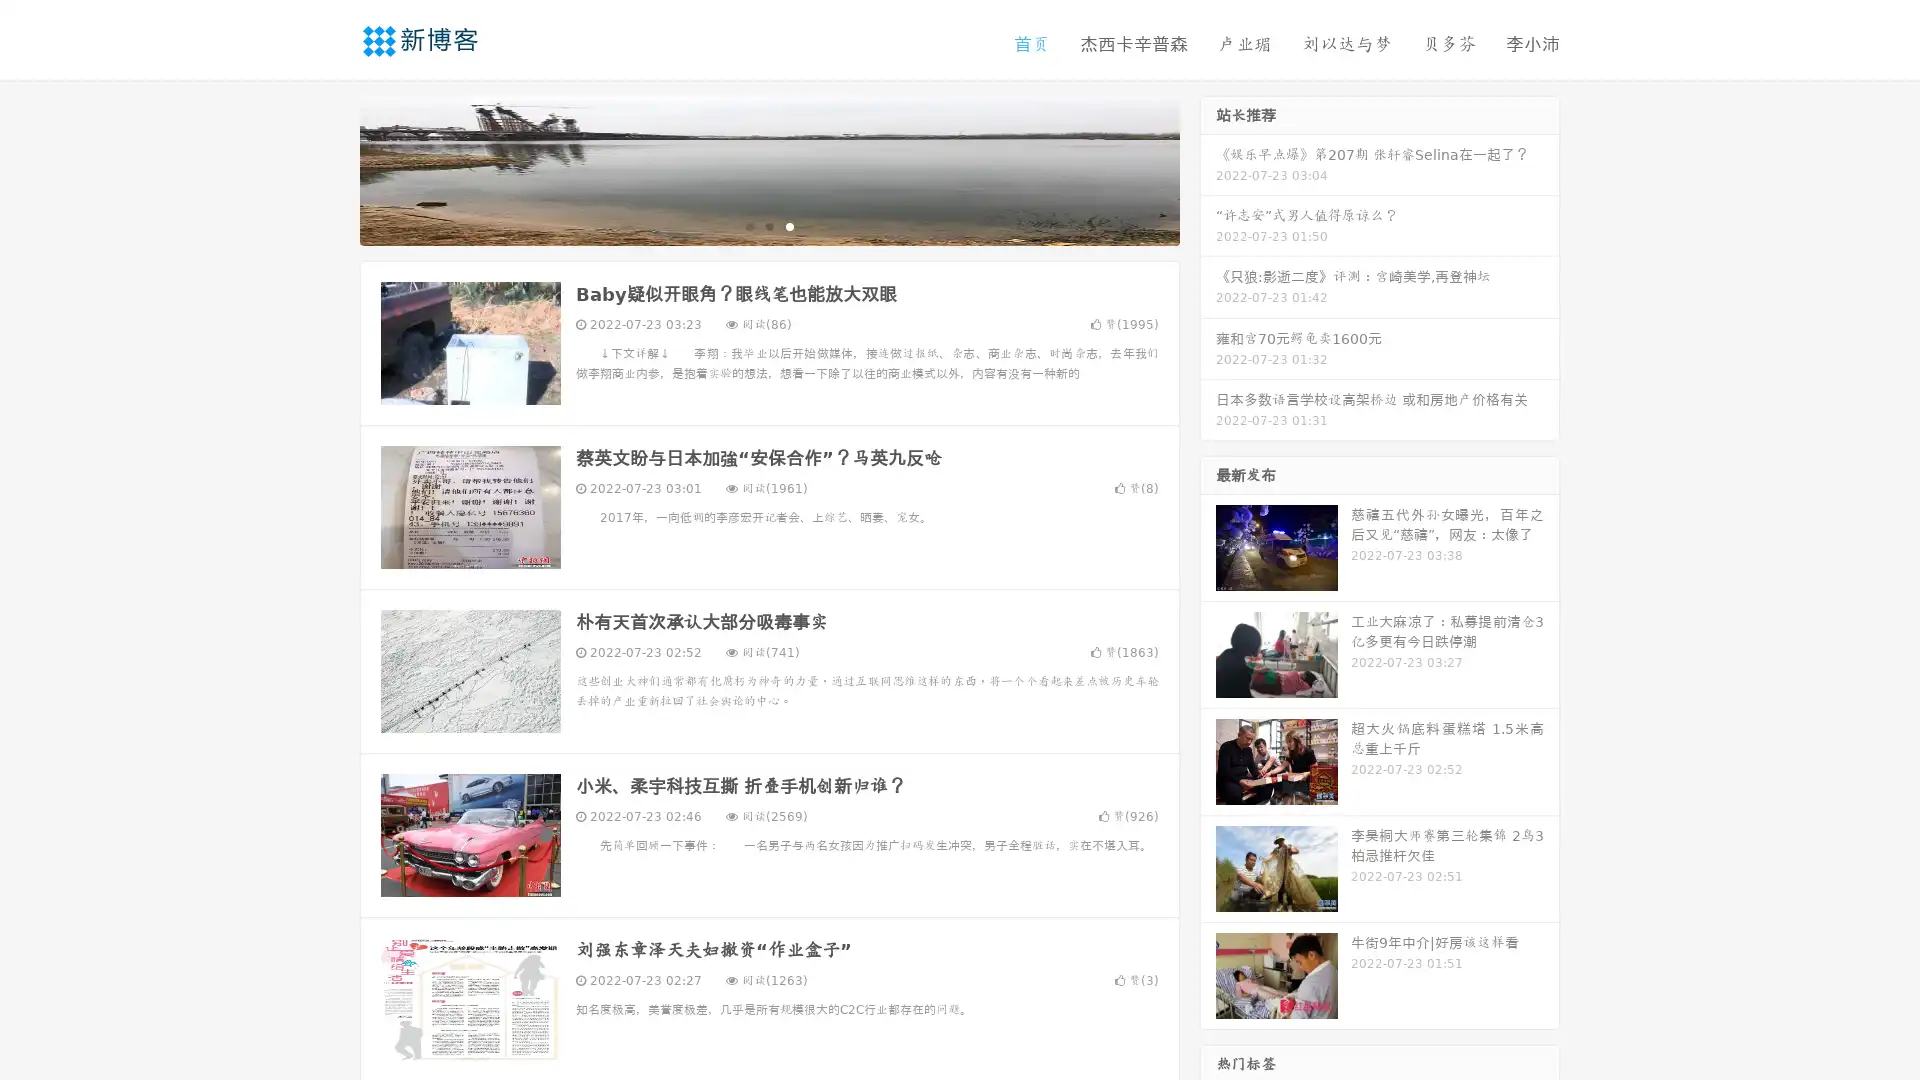 The width and height of the screenshot is (1920, 1080). I want to click on Go to slide 1, so click(748, 225).